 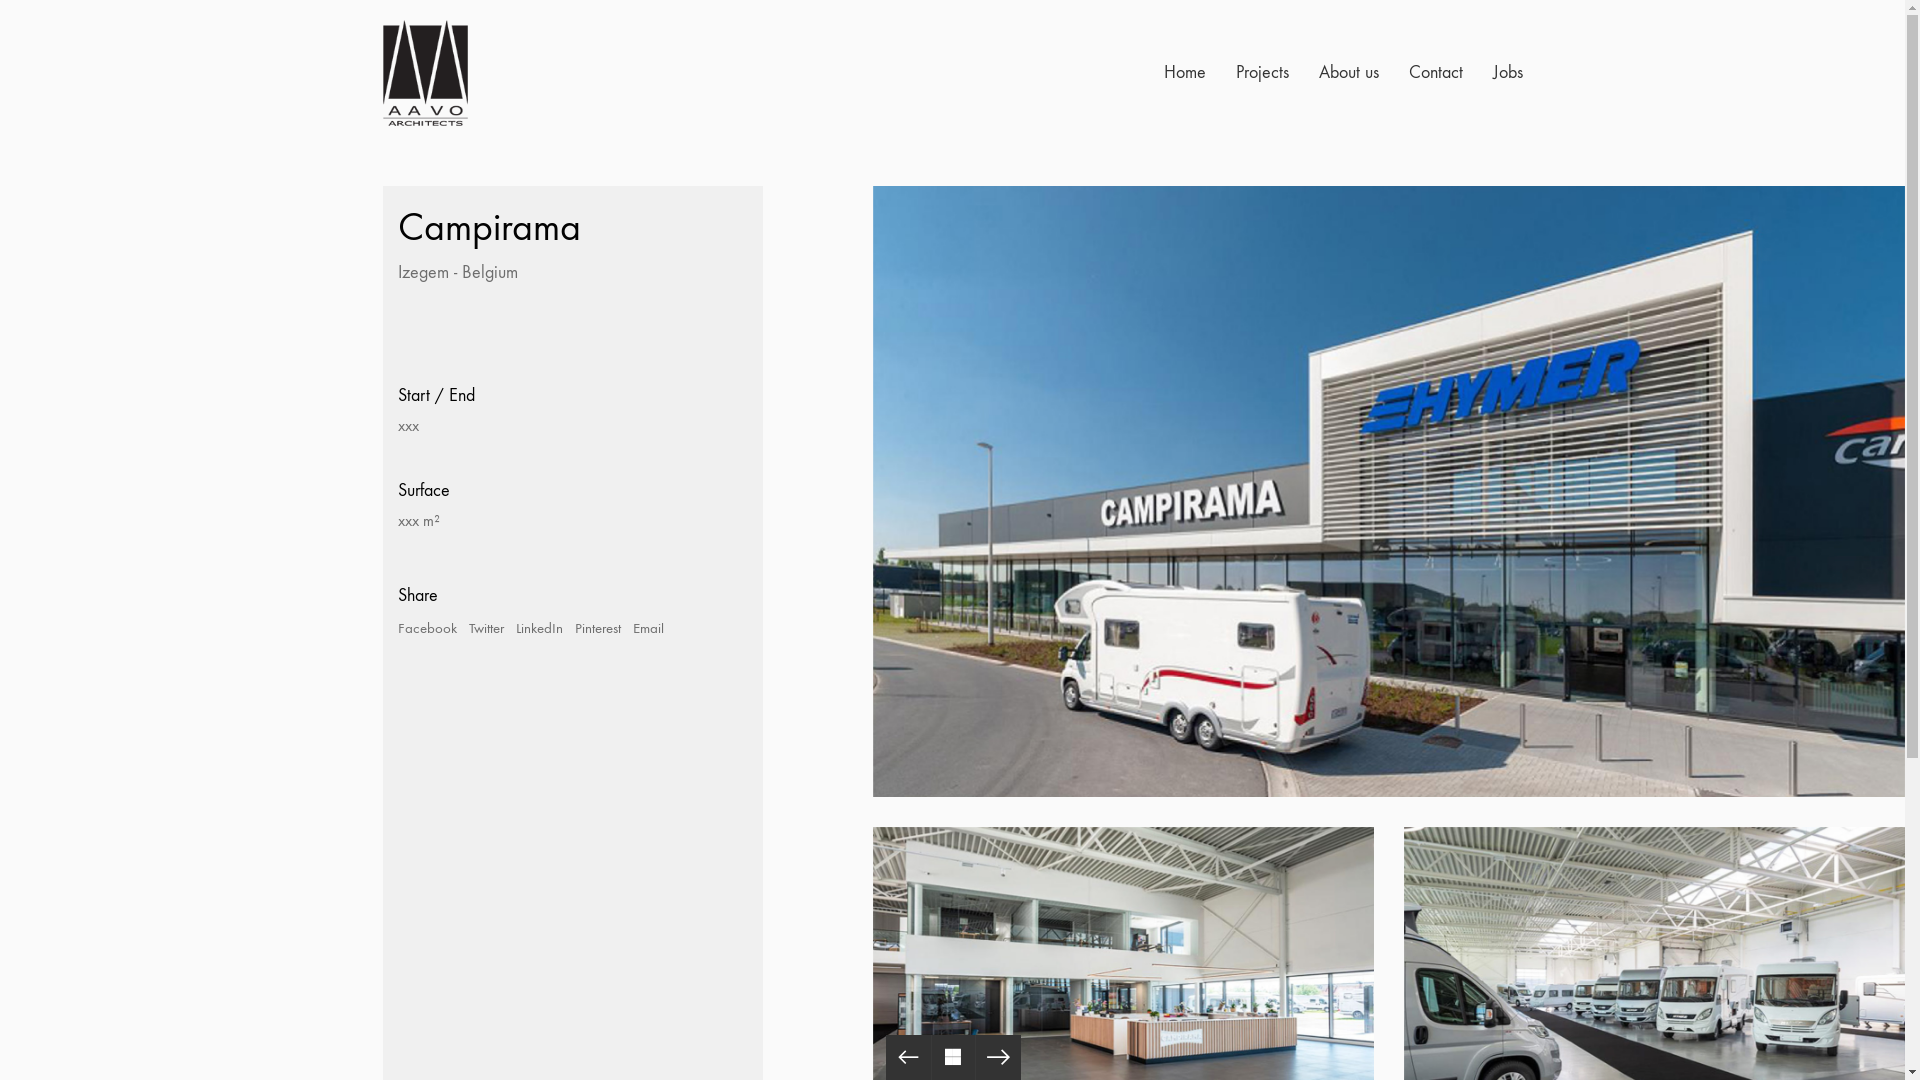 What do you see at coordinates (647, 627) in the screenshot?
I see `'Email'` at bounding box center [647, 627].